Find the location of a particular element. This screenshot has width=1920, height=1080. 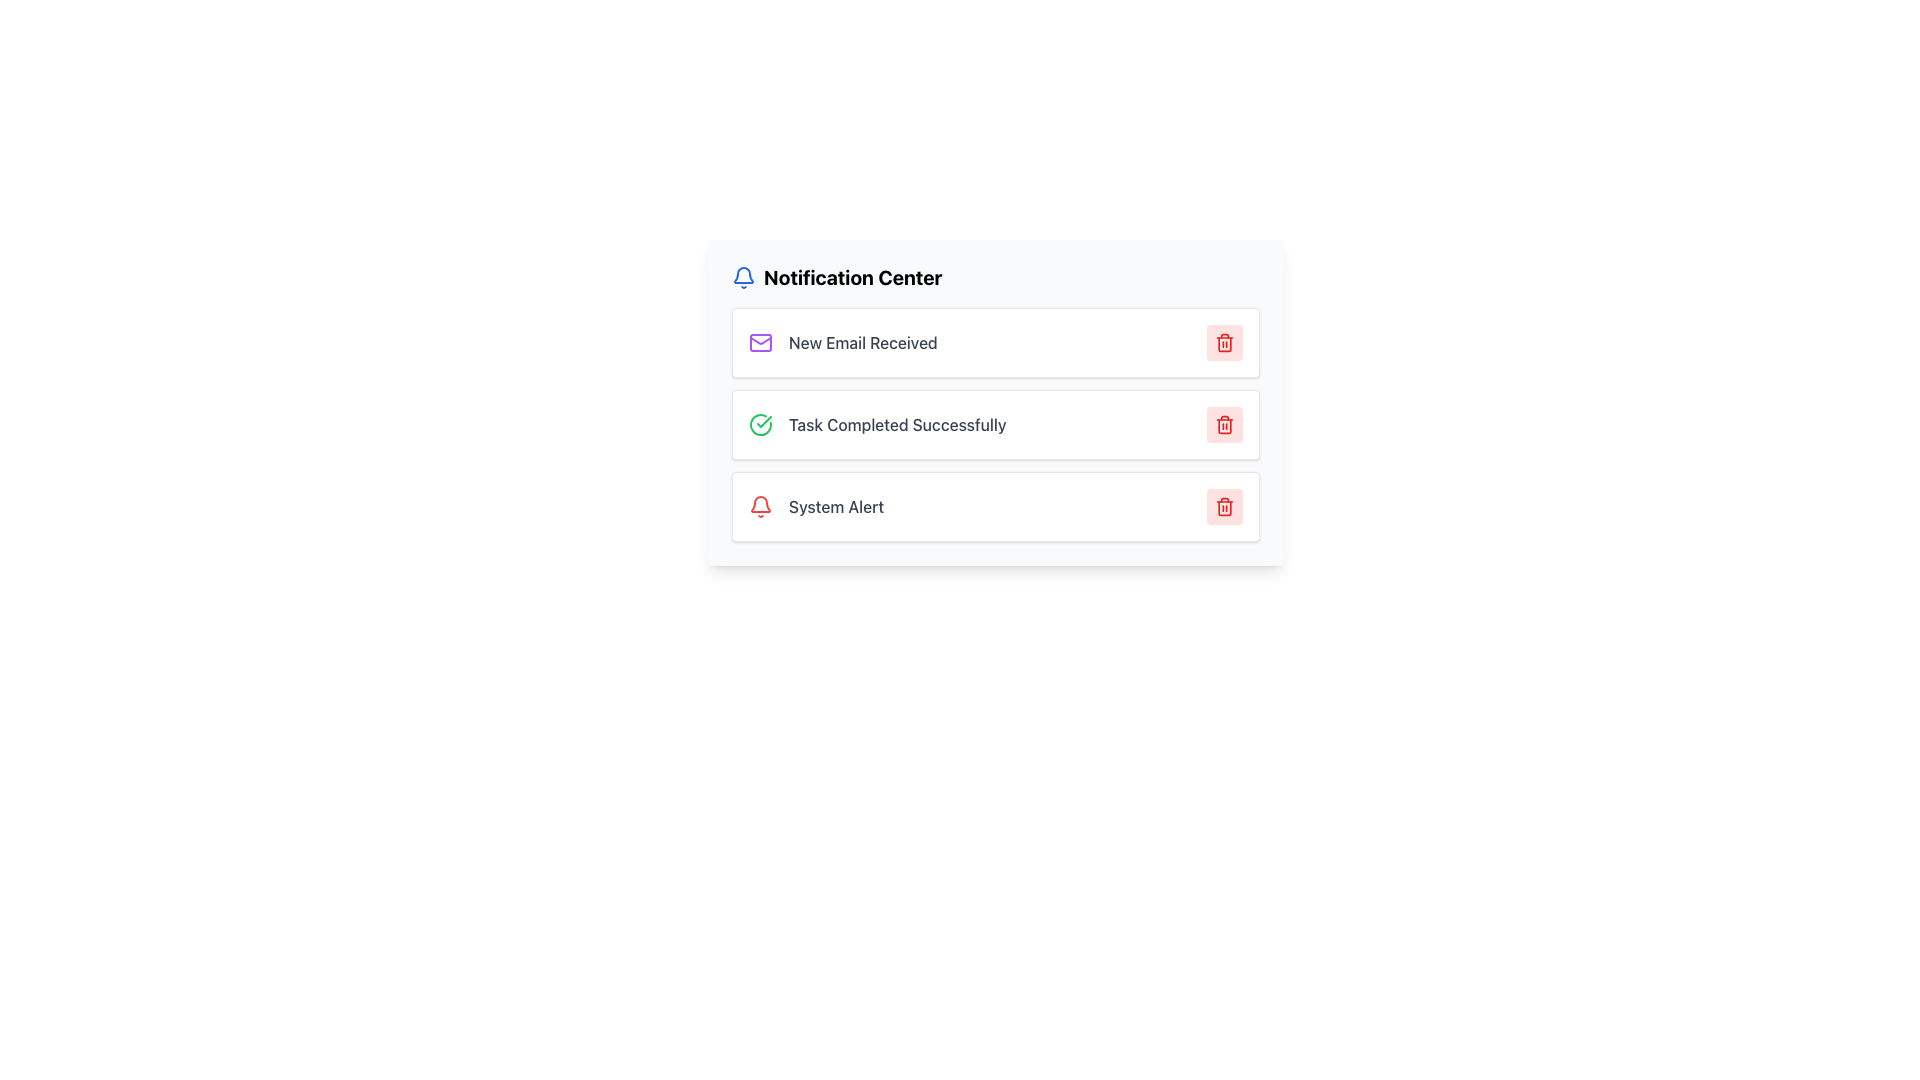

the green checkmark icon inside the circular outline that indicates 'Task Completed Successfully' in the notification row is located at coordinates (763, 420).